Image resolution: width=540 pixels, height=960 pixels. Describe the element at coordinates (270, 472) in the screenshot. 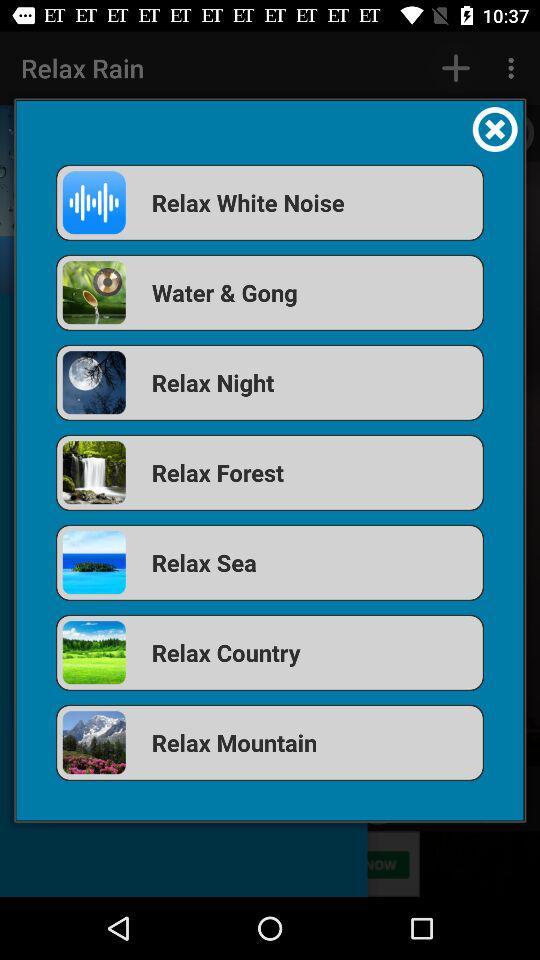

I see `item below relax night app` at that location.